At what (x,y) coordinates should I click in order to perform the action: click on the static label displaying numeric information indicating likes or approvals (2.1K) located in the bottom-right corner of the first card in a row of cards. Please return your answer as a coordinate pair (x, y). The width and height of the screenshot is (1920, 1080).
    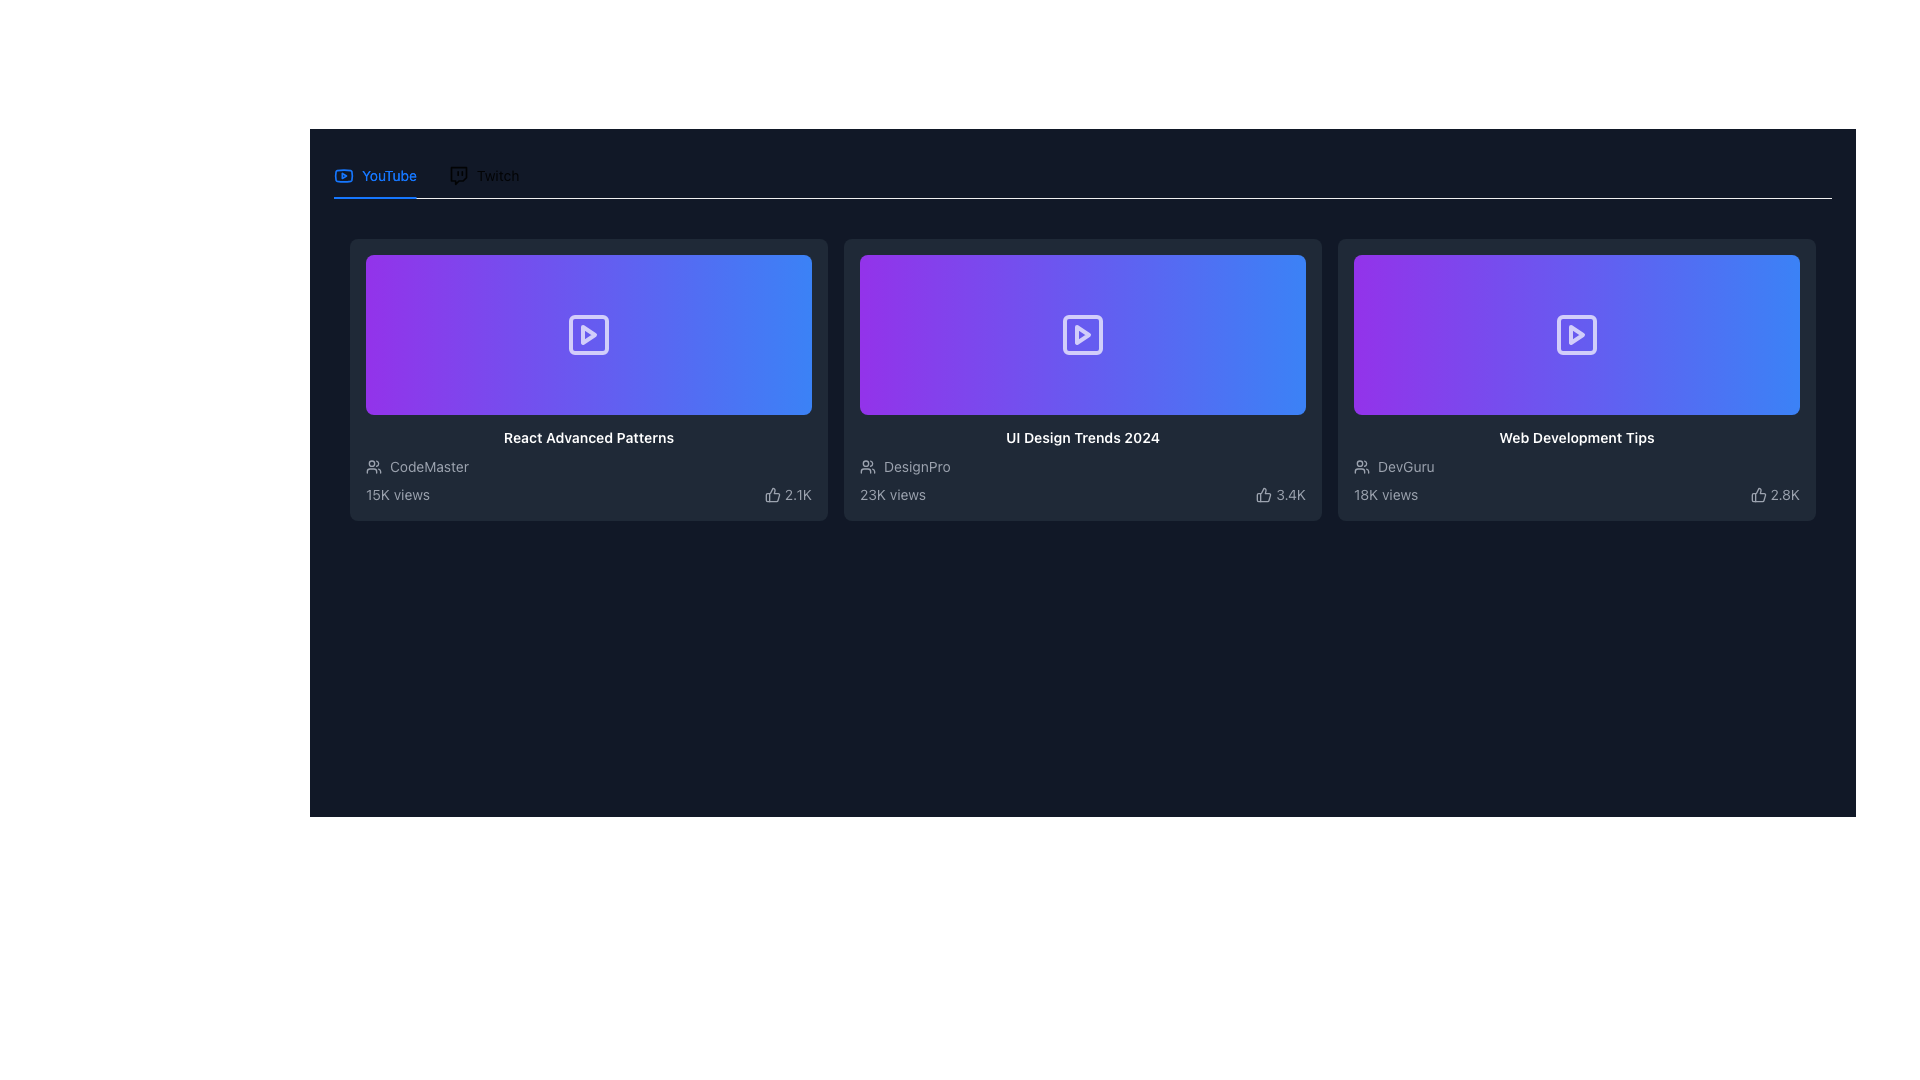
    Looking at the image, I should click on (797, 494).